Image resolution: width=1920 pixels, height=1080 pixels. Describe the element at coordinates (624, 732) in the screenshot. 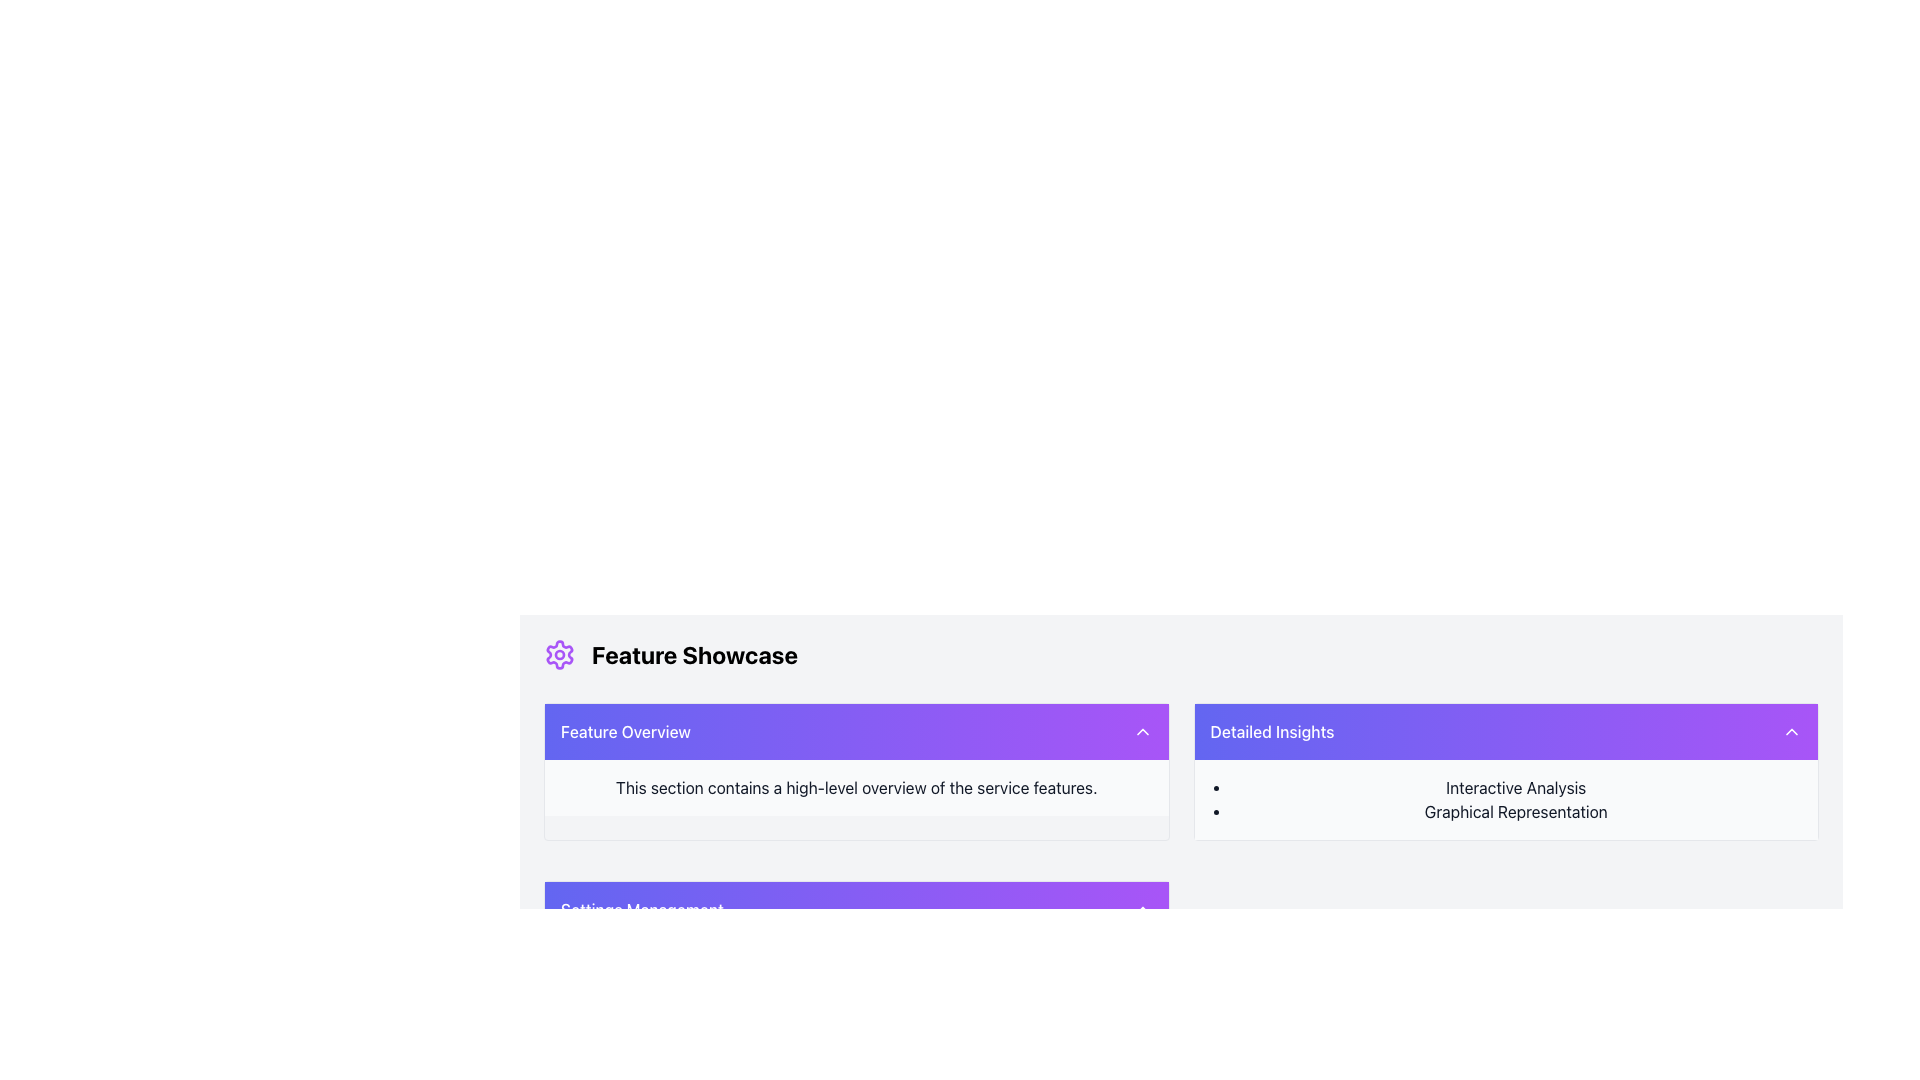

I see `the section represented` at that location.